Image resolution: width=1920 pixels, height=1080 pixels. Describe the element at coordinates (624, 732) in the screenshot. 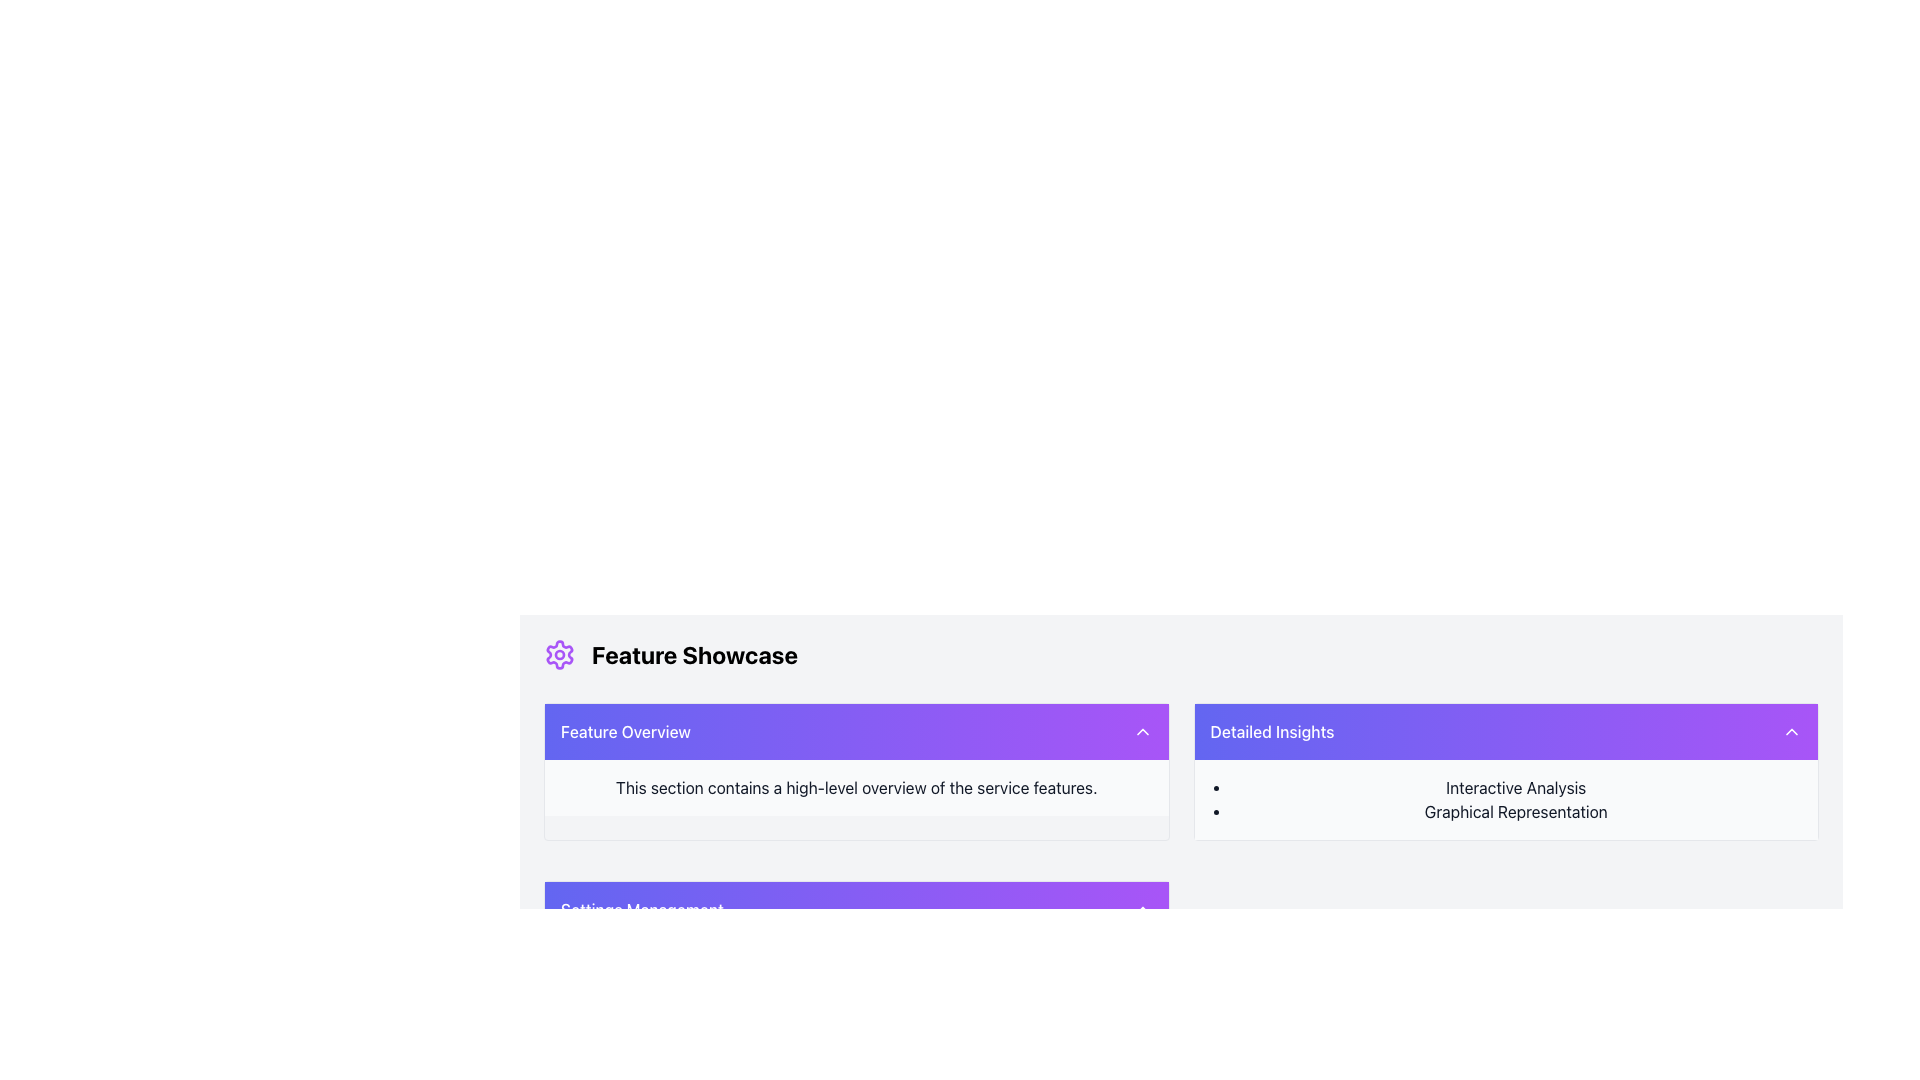

I see `the section represented` at that location.